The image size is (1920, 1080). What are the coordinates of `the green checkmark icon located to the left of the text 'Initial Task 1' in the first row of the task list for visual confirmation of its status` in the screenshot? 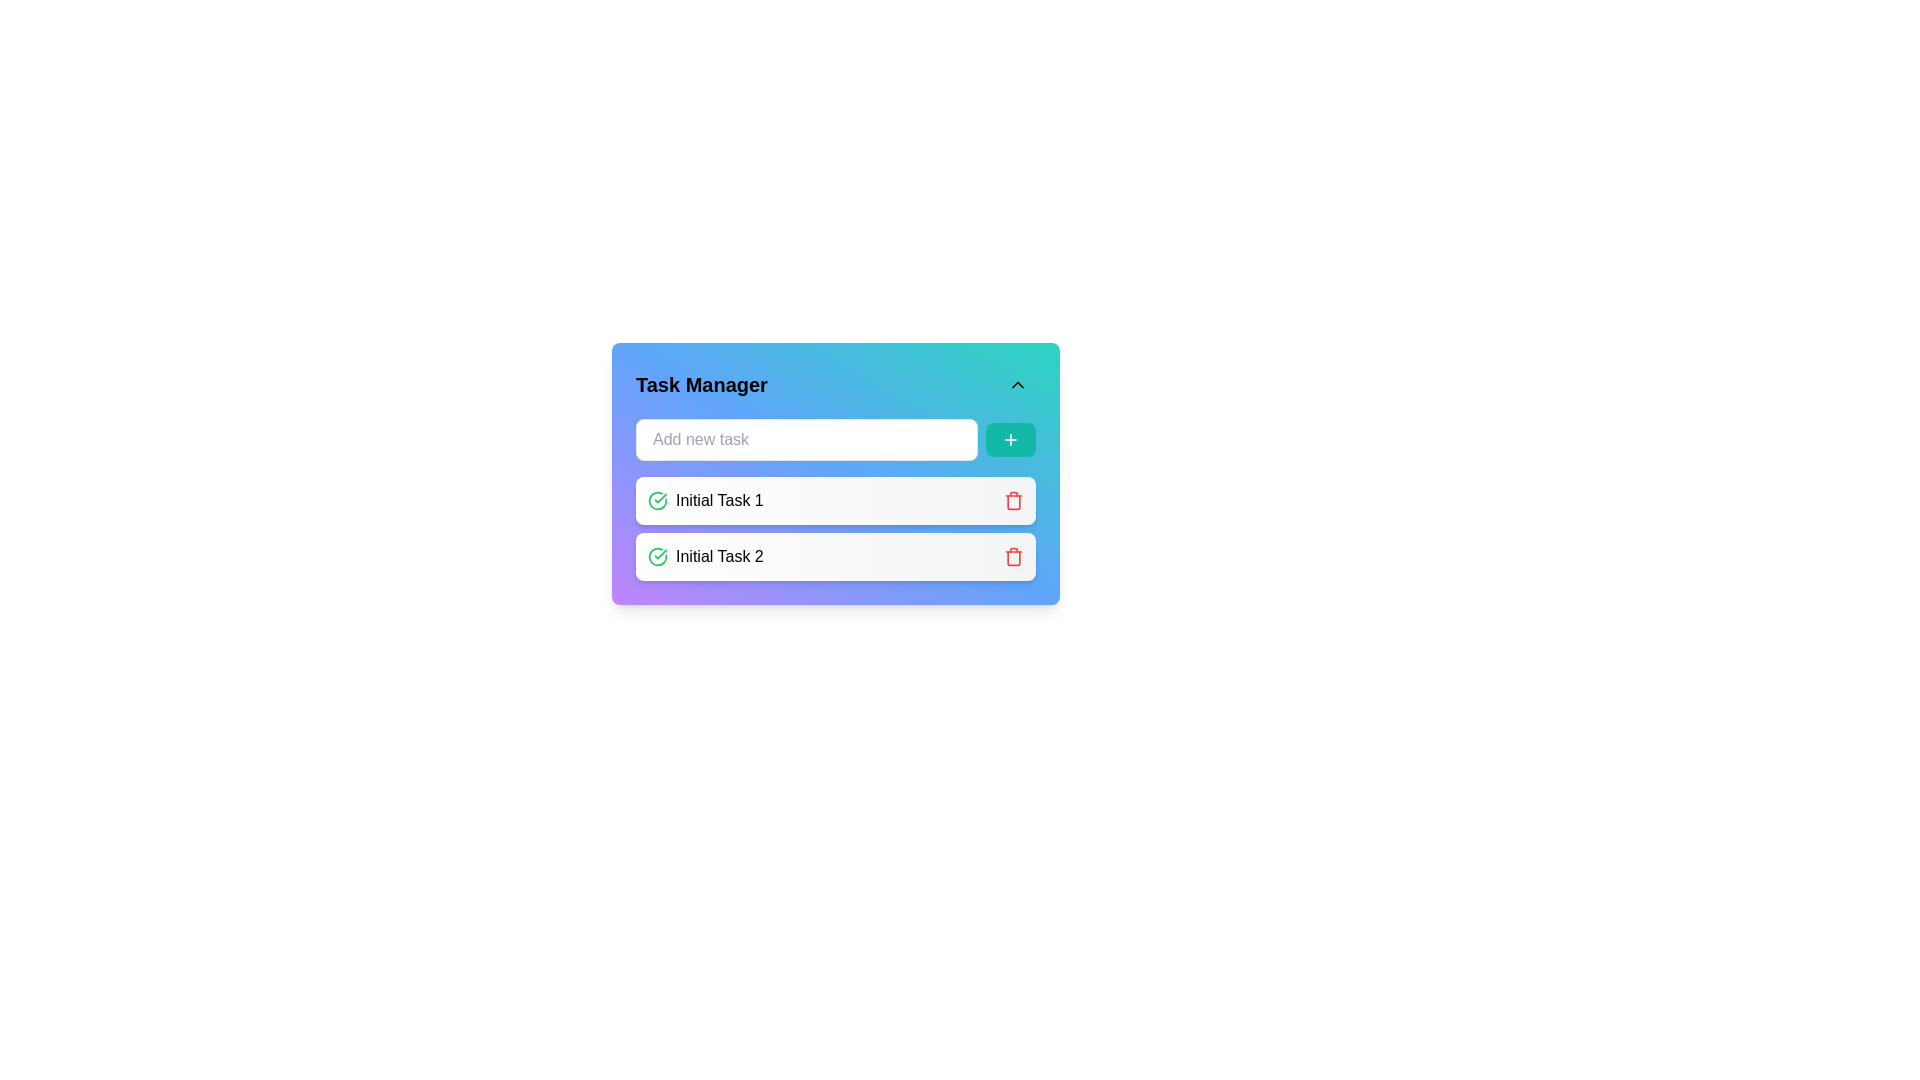 It's located at (657, 500).